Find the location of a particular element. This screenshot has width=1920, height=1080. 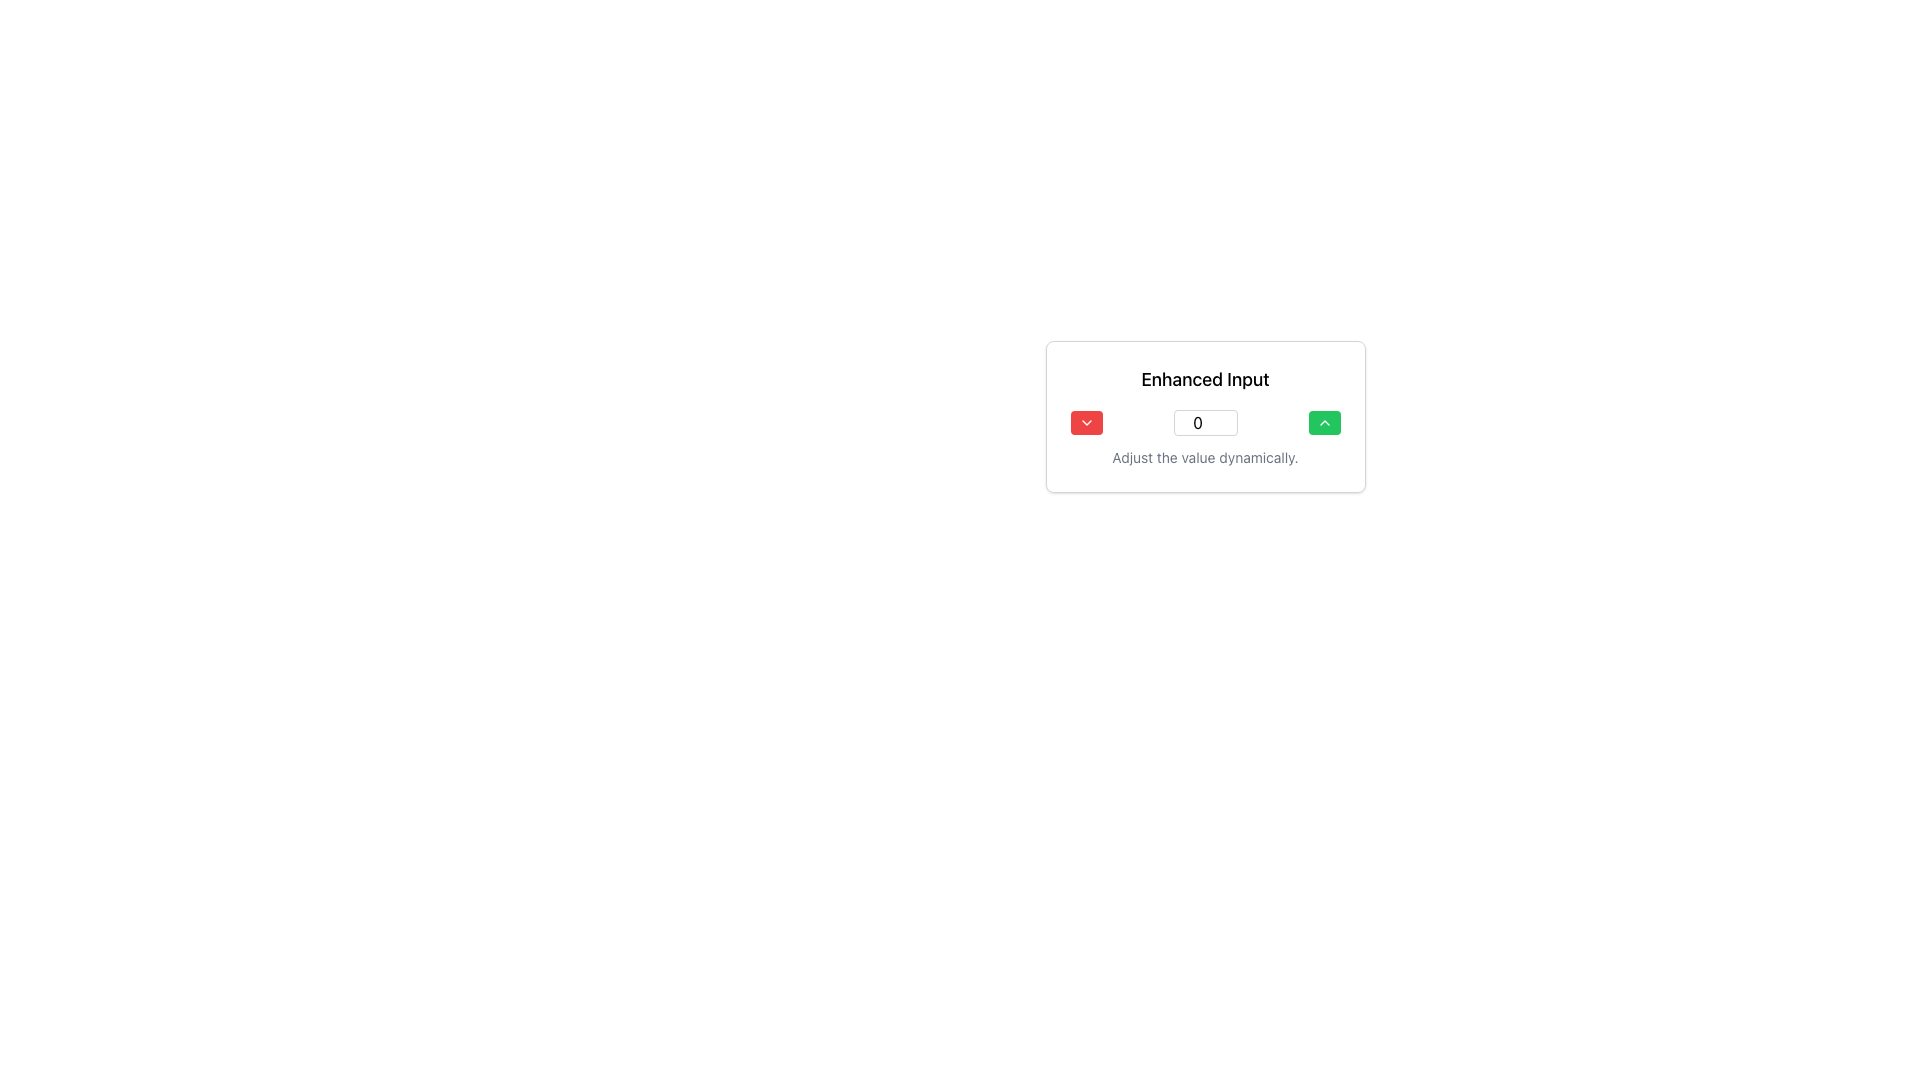

the chevron-shaped upward arrow icon embedded within the green button, which is located to the far right adjacent to the numerical input is located at coordinates (1324, 422).